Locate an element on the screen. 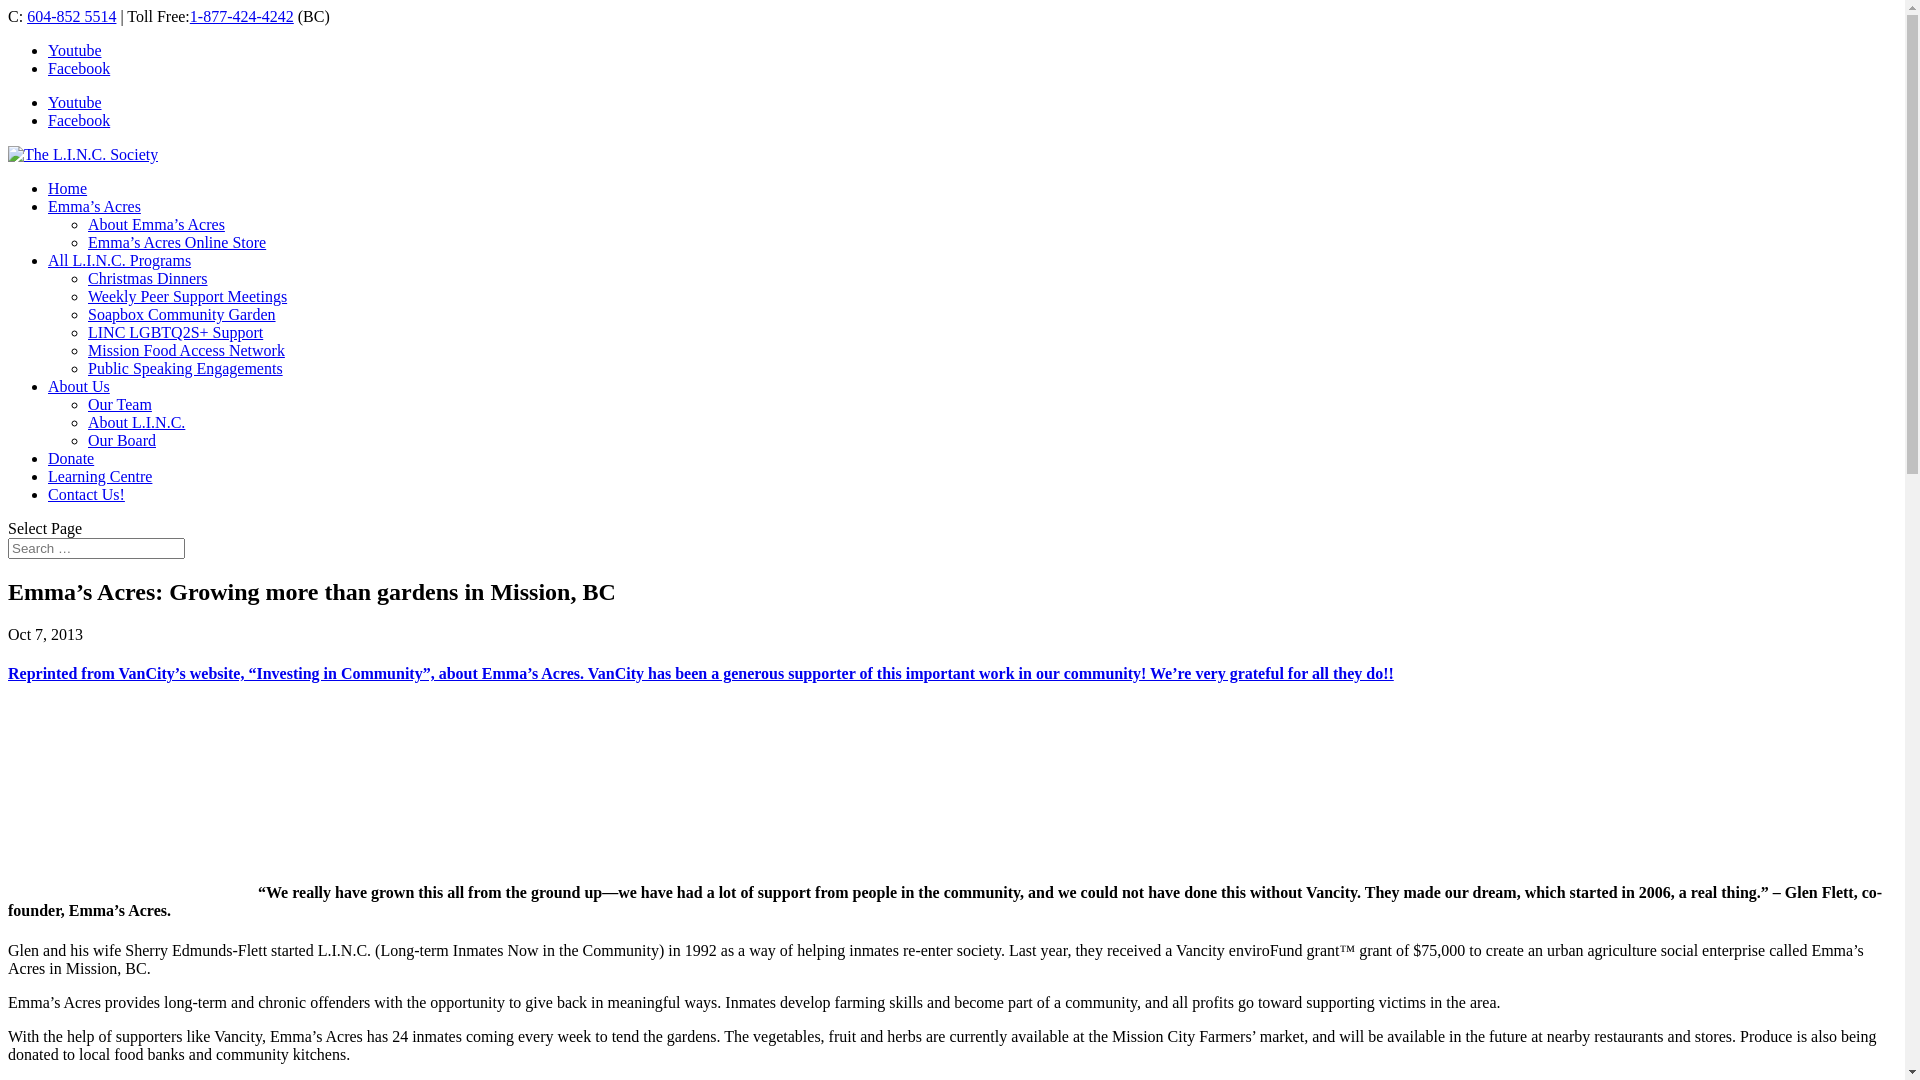 This screenshot has height=1080, width=1920. 'About L.I.N.C.' is located at coordinates (135, 421).